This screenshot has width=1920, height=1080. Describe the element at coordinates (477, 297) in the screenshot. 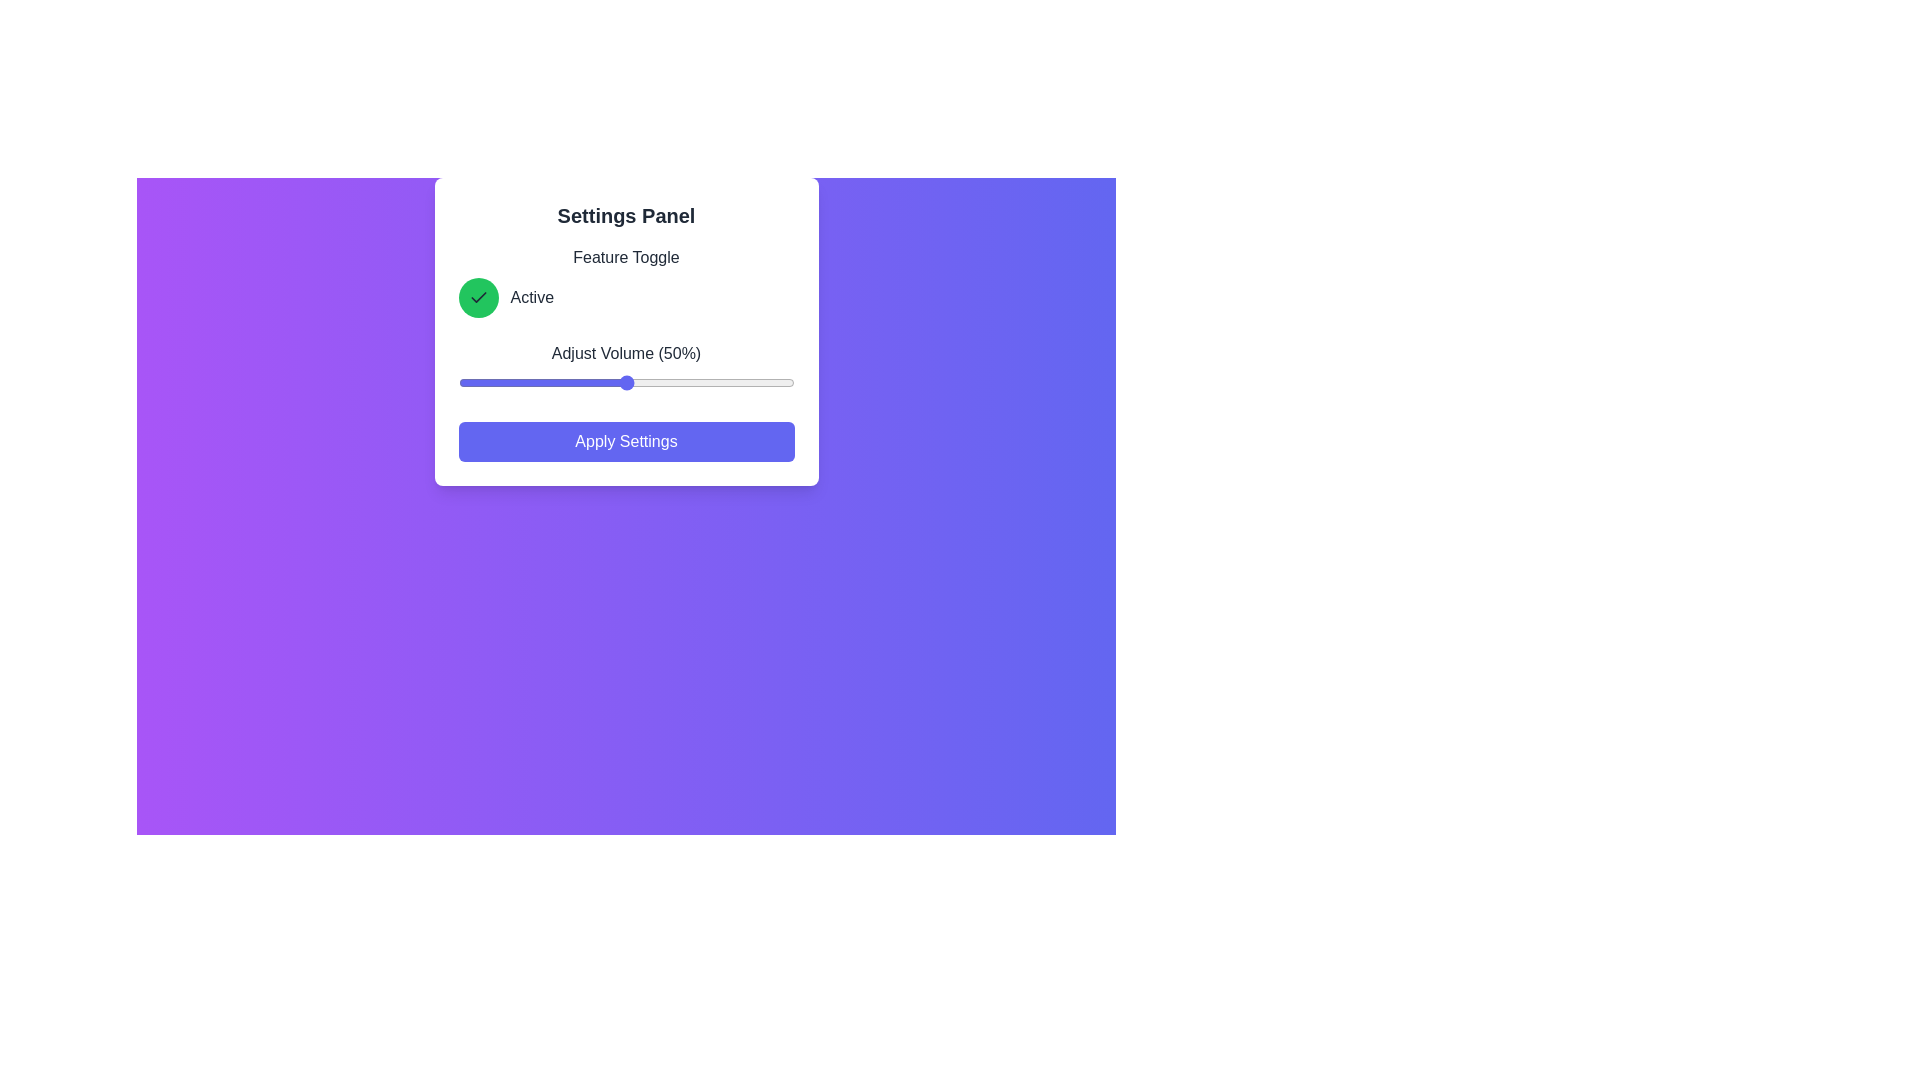

I see `the checkmark icon within the SVG element located in the Settings Panel, indicating a state or confirmation` at that location.